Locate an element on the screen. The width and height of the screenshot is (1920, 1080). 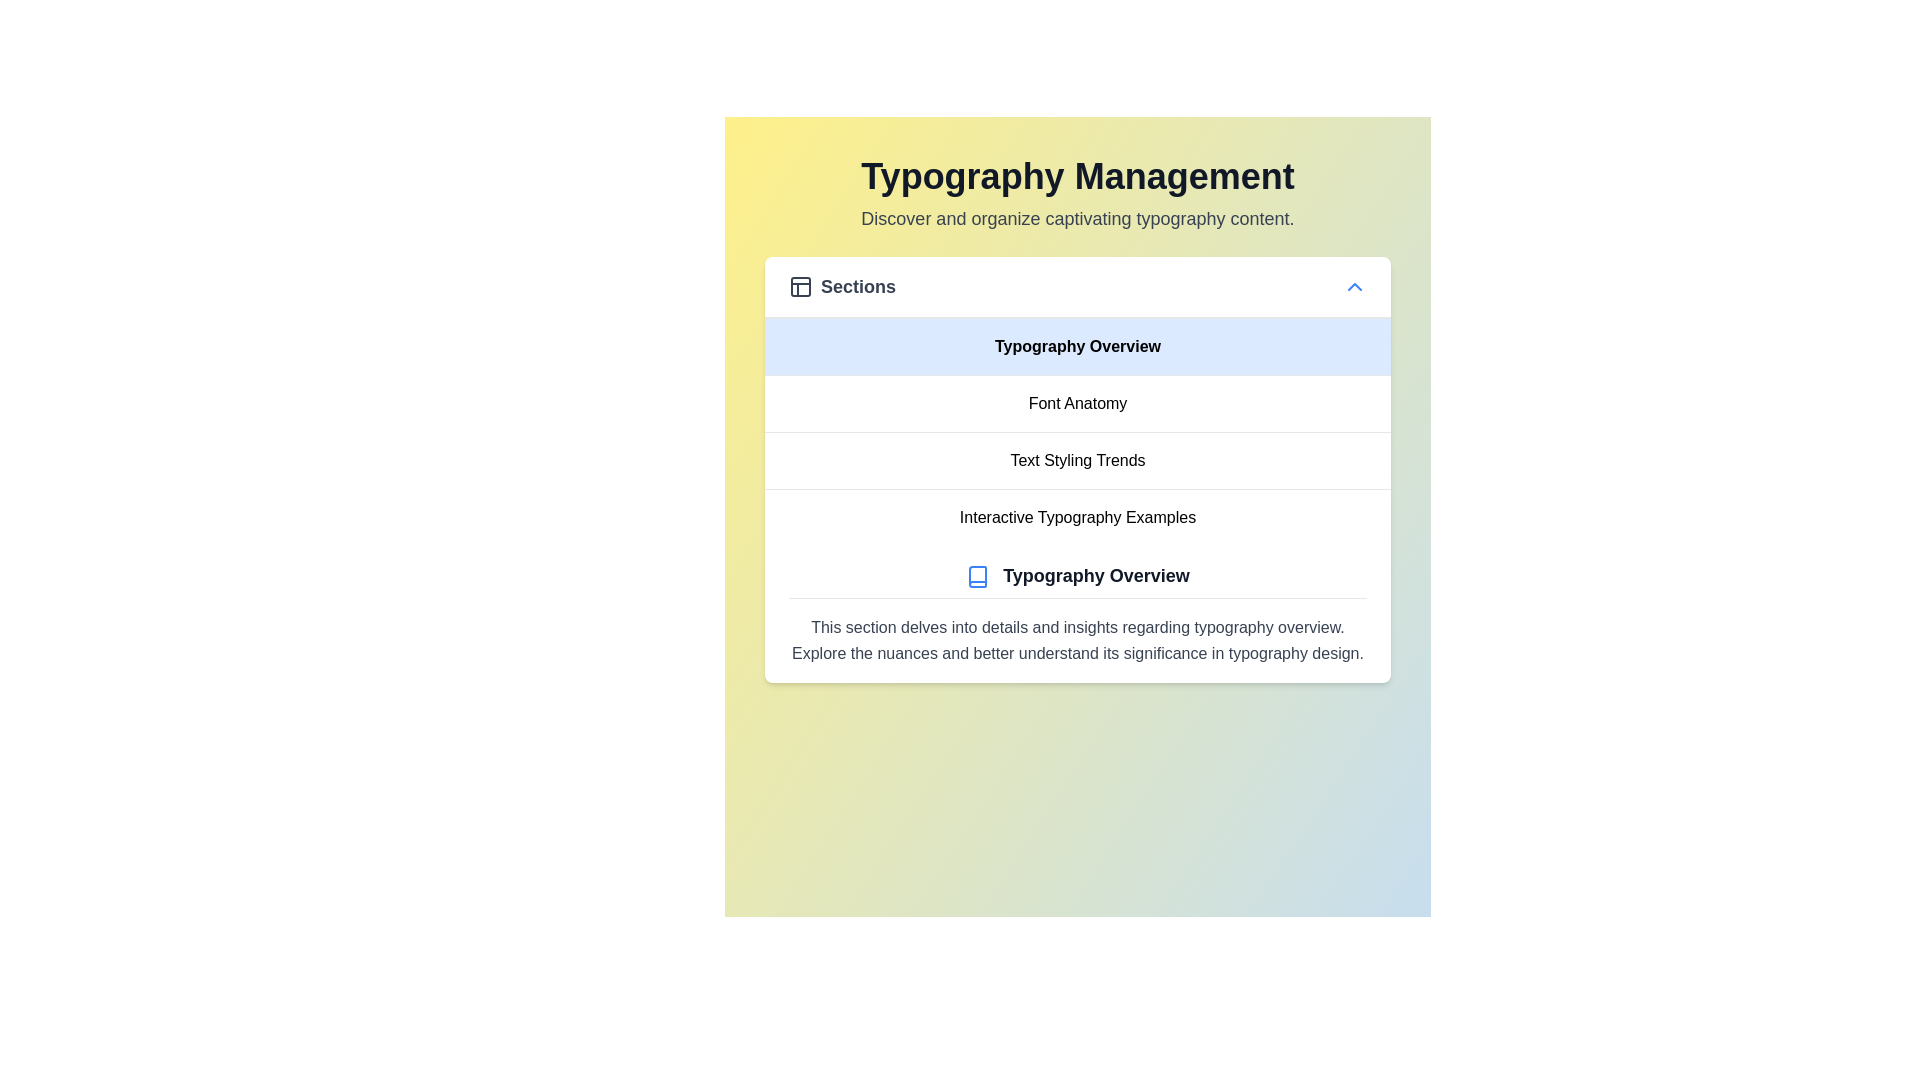
the book icon SVG element that visually represents the concept of 'Typography Overview' is located at coordinates (978, 577).